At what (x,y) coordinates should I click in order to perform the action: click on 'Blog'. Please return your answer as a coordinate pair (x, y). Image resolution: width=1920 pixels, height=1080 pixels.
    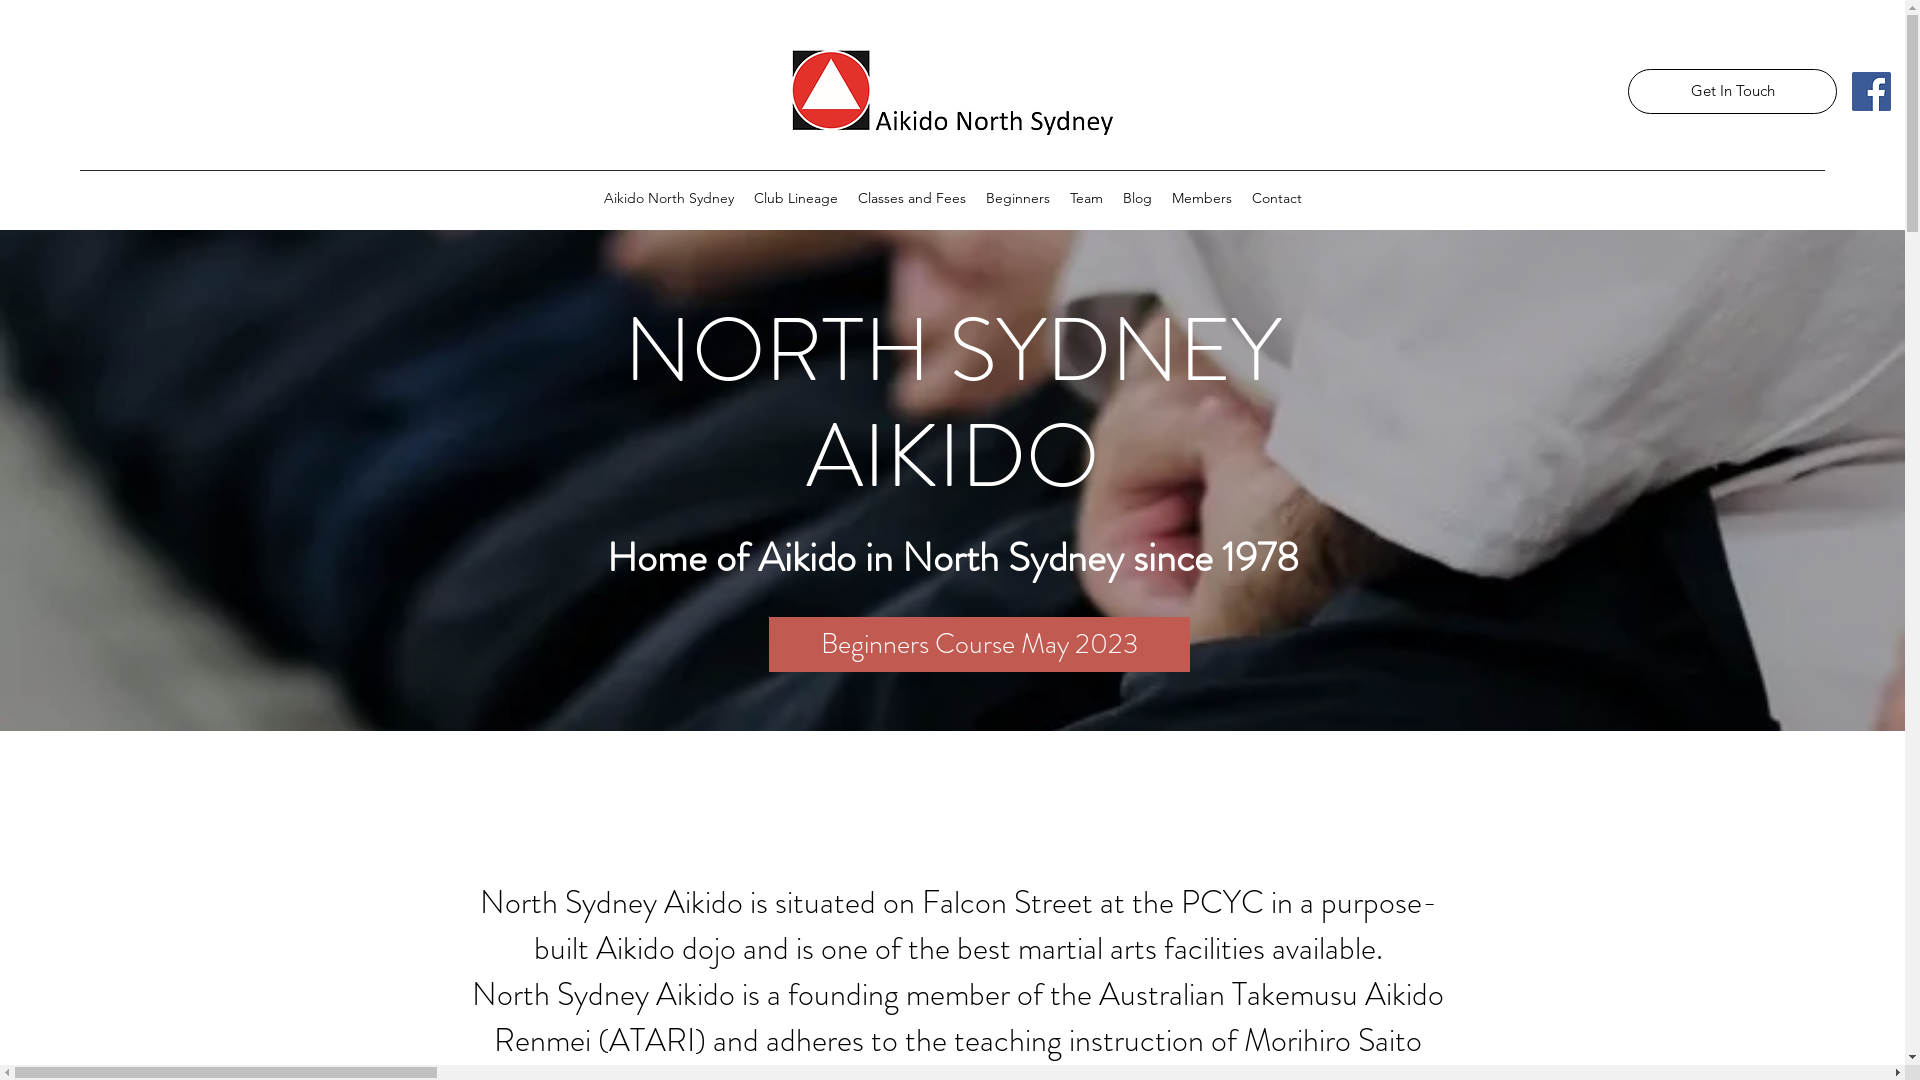
    Looking at the image, I should click on (1136, 198).